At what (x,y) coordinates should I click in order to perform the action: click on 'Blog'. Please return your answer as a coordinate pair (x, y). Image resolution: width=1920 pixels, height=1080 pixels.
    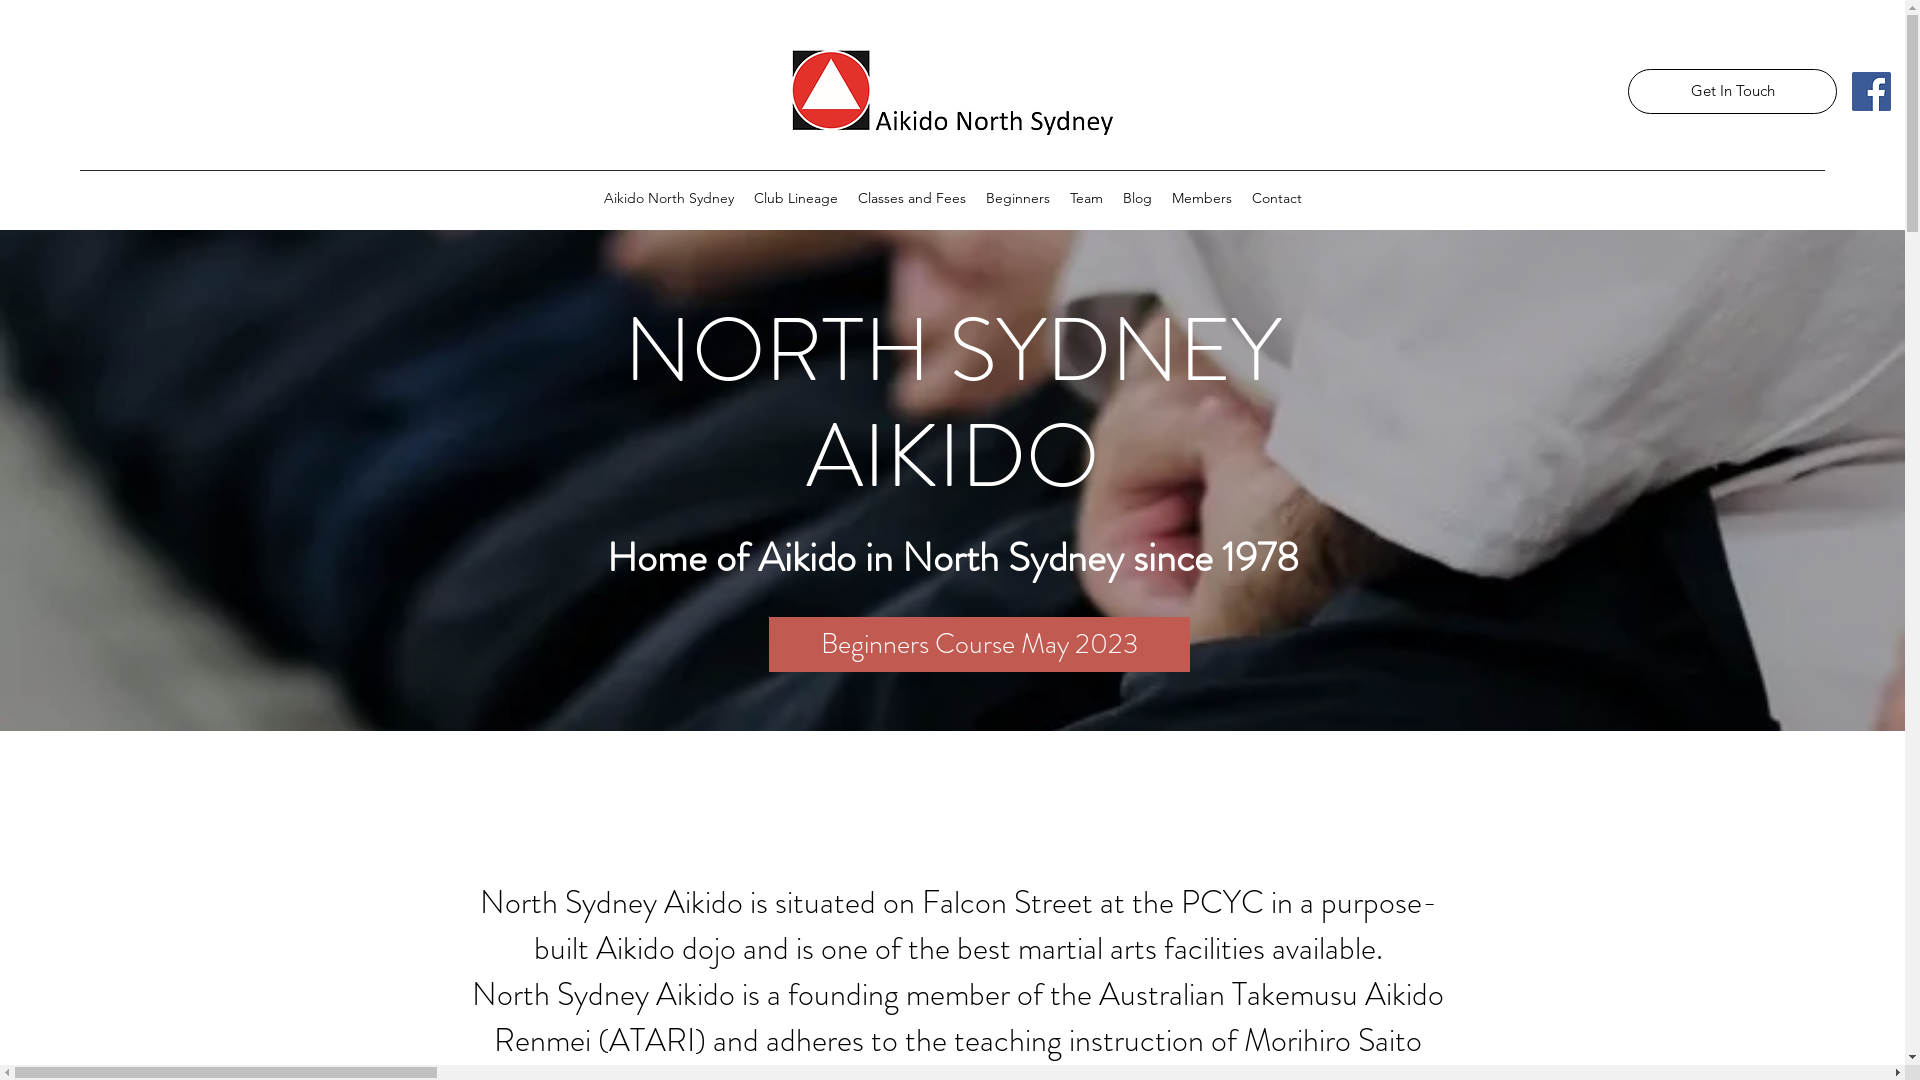
    Looking at the image, I should click on (1136, 198).